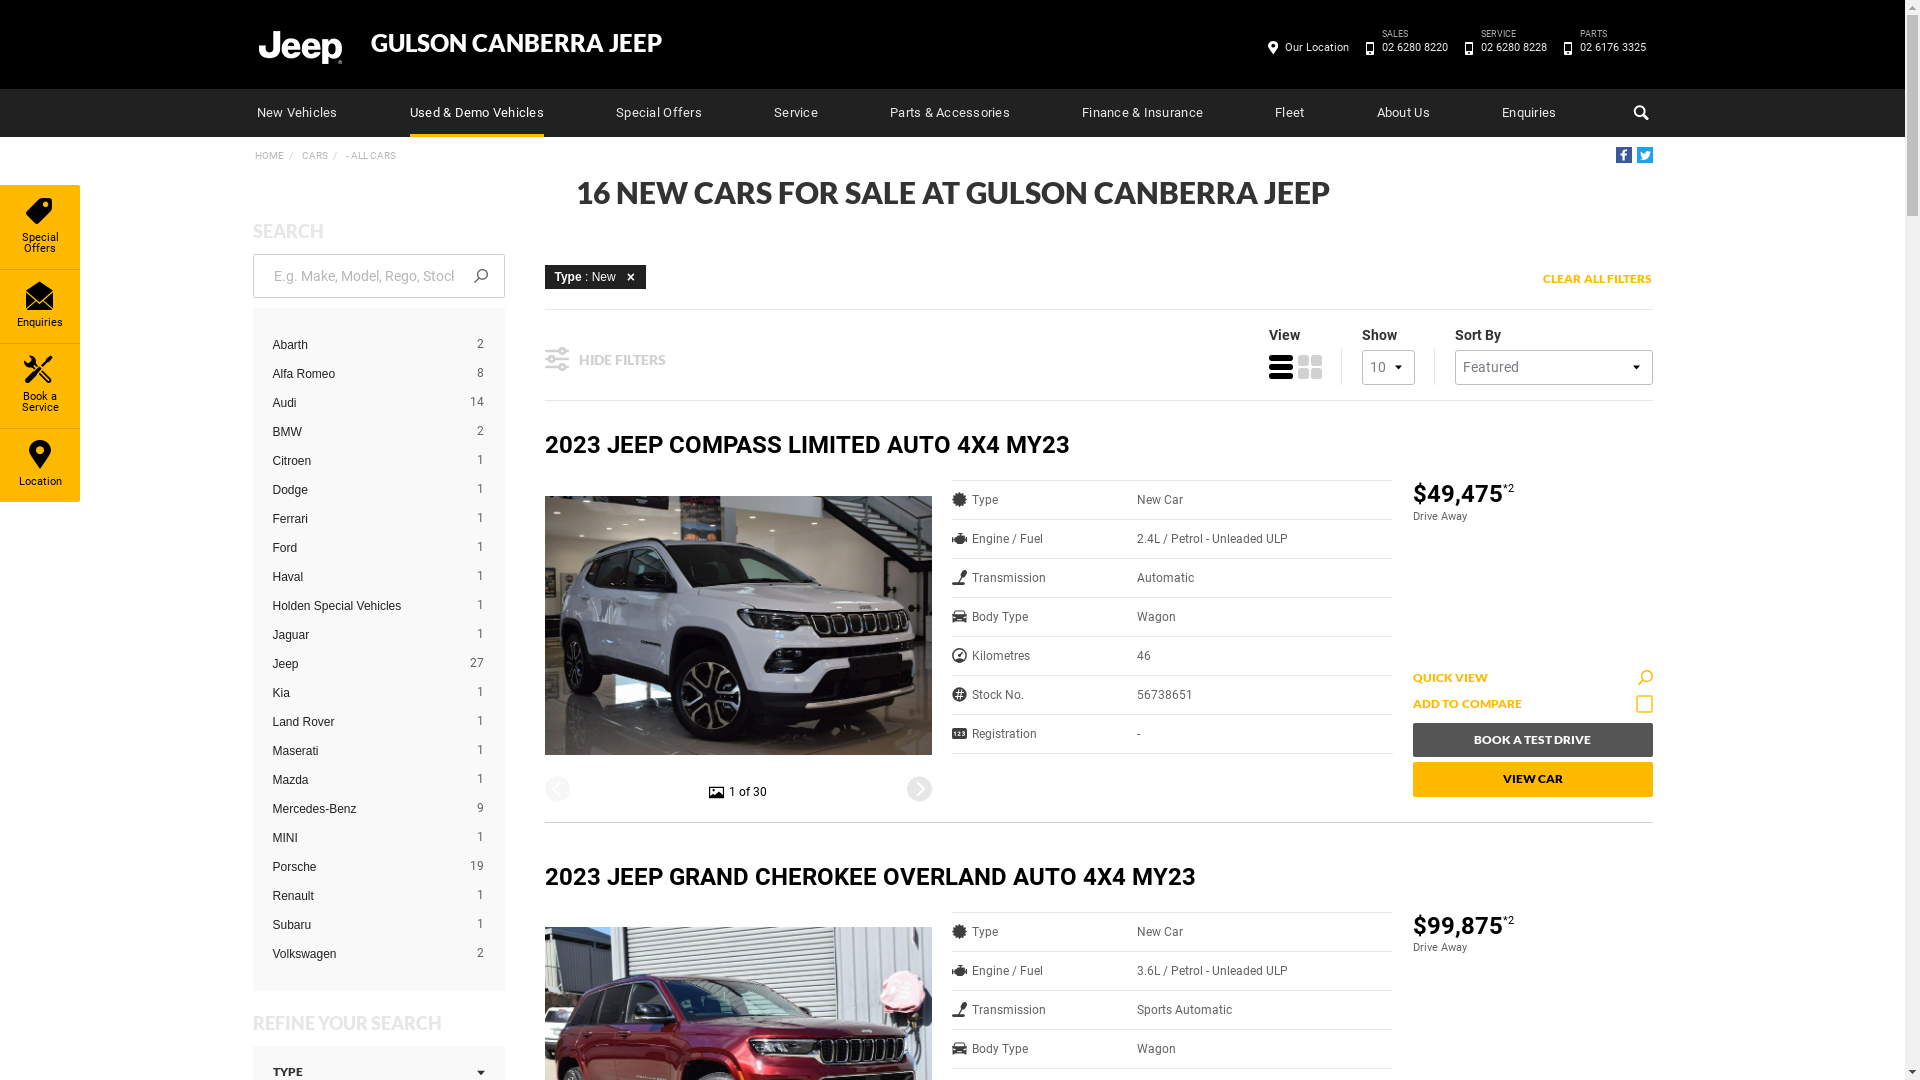  What do you see at coordinates (1142, 112) in the screenshot?
I see `'Finance & Insurance'` at bounding box center [1142, 112].